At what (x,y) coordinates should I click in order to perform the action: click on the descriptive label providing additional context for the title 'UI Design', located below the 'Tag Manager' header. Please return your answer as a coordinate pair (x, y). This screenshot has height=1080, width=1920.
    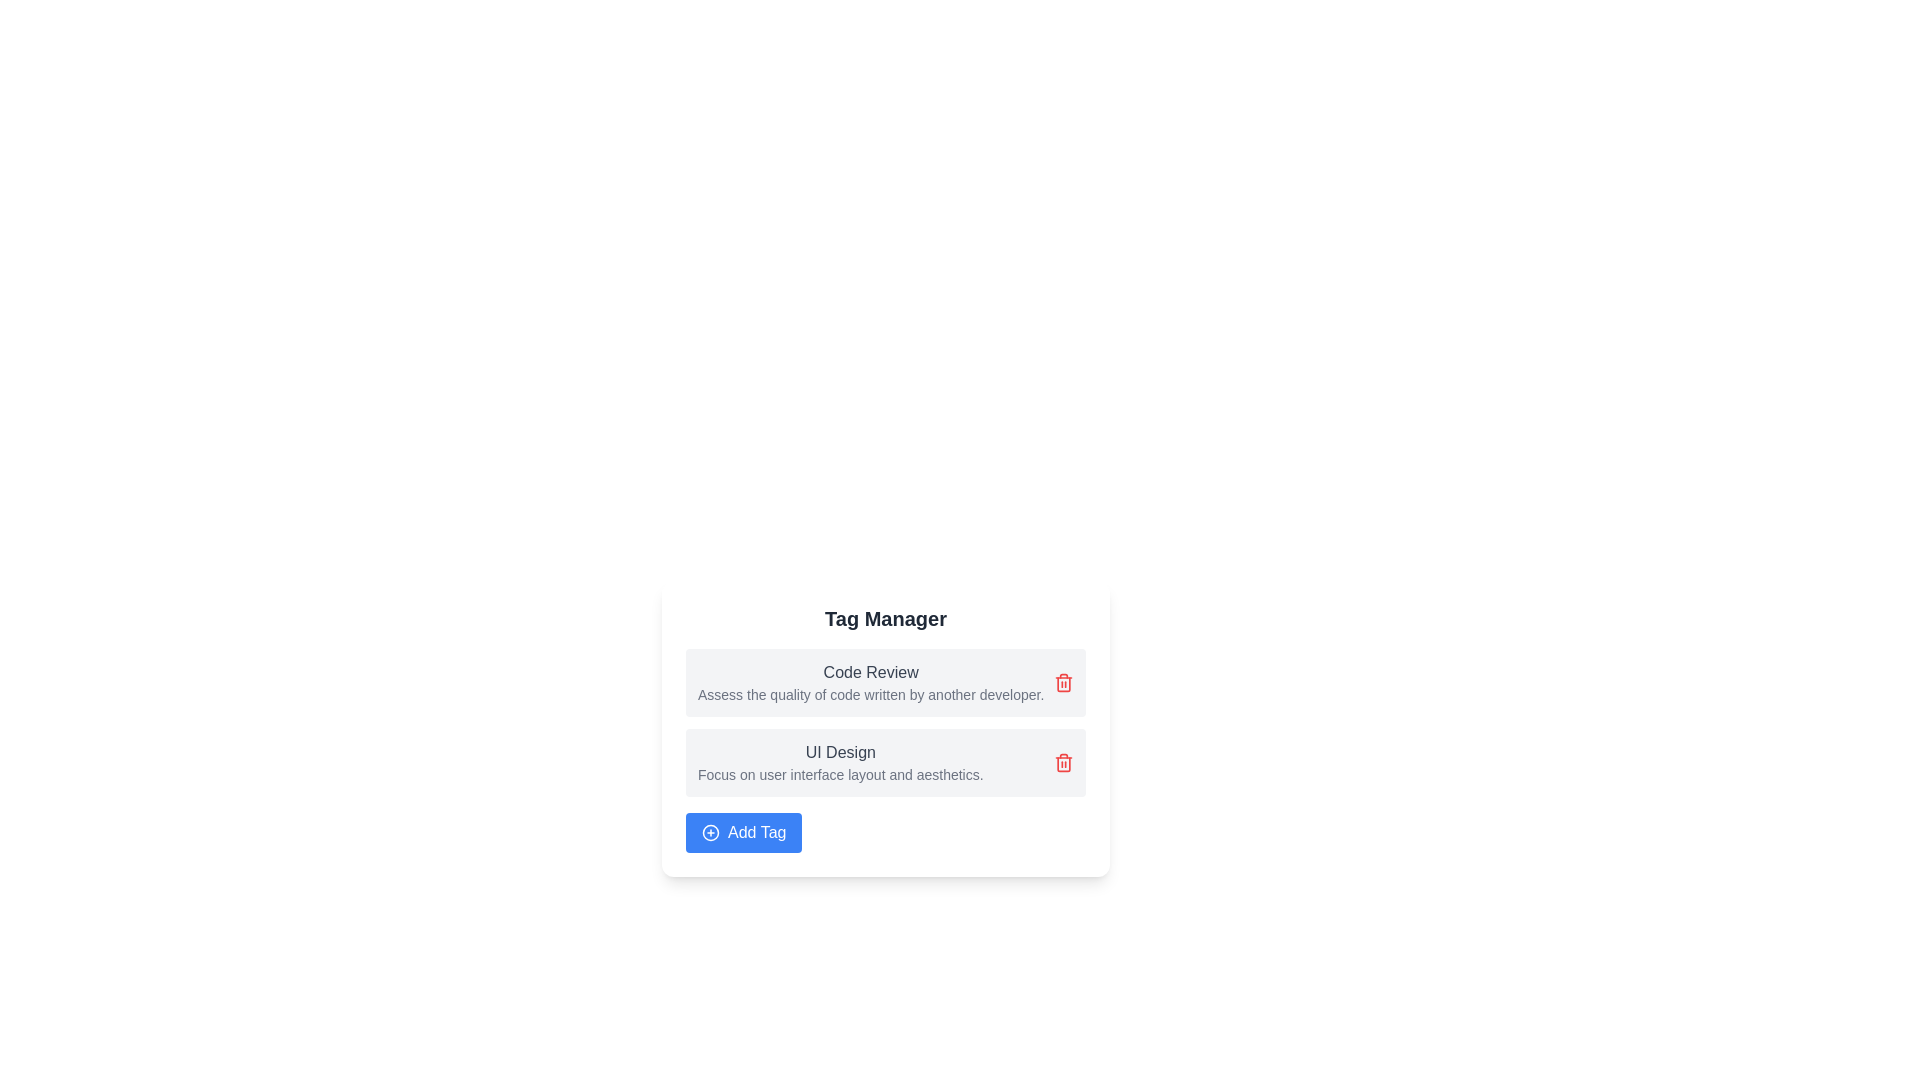
    Looking at the image, I should click on (840, 774).